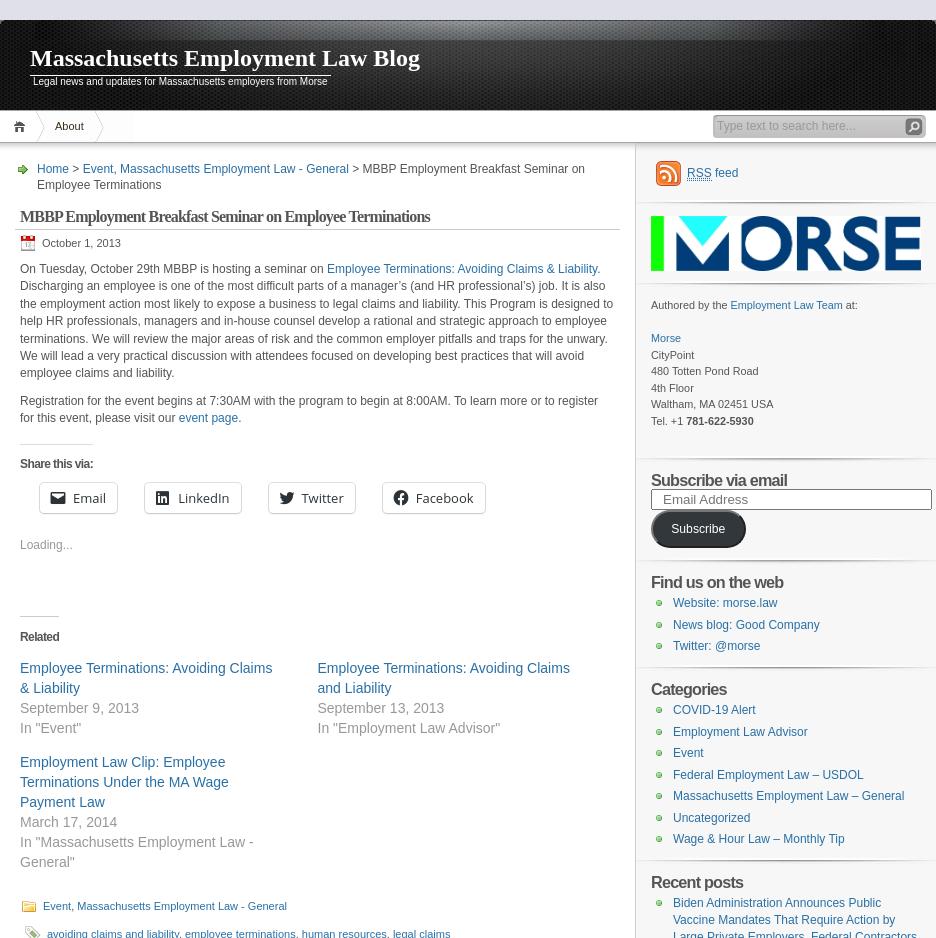  I want to click on ',', so click(115, 168).